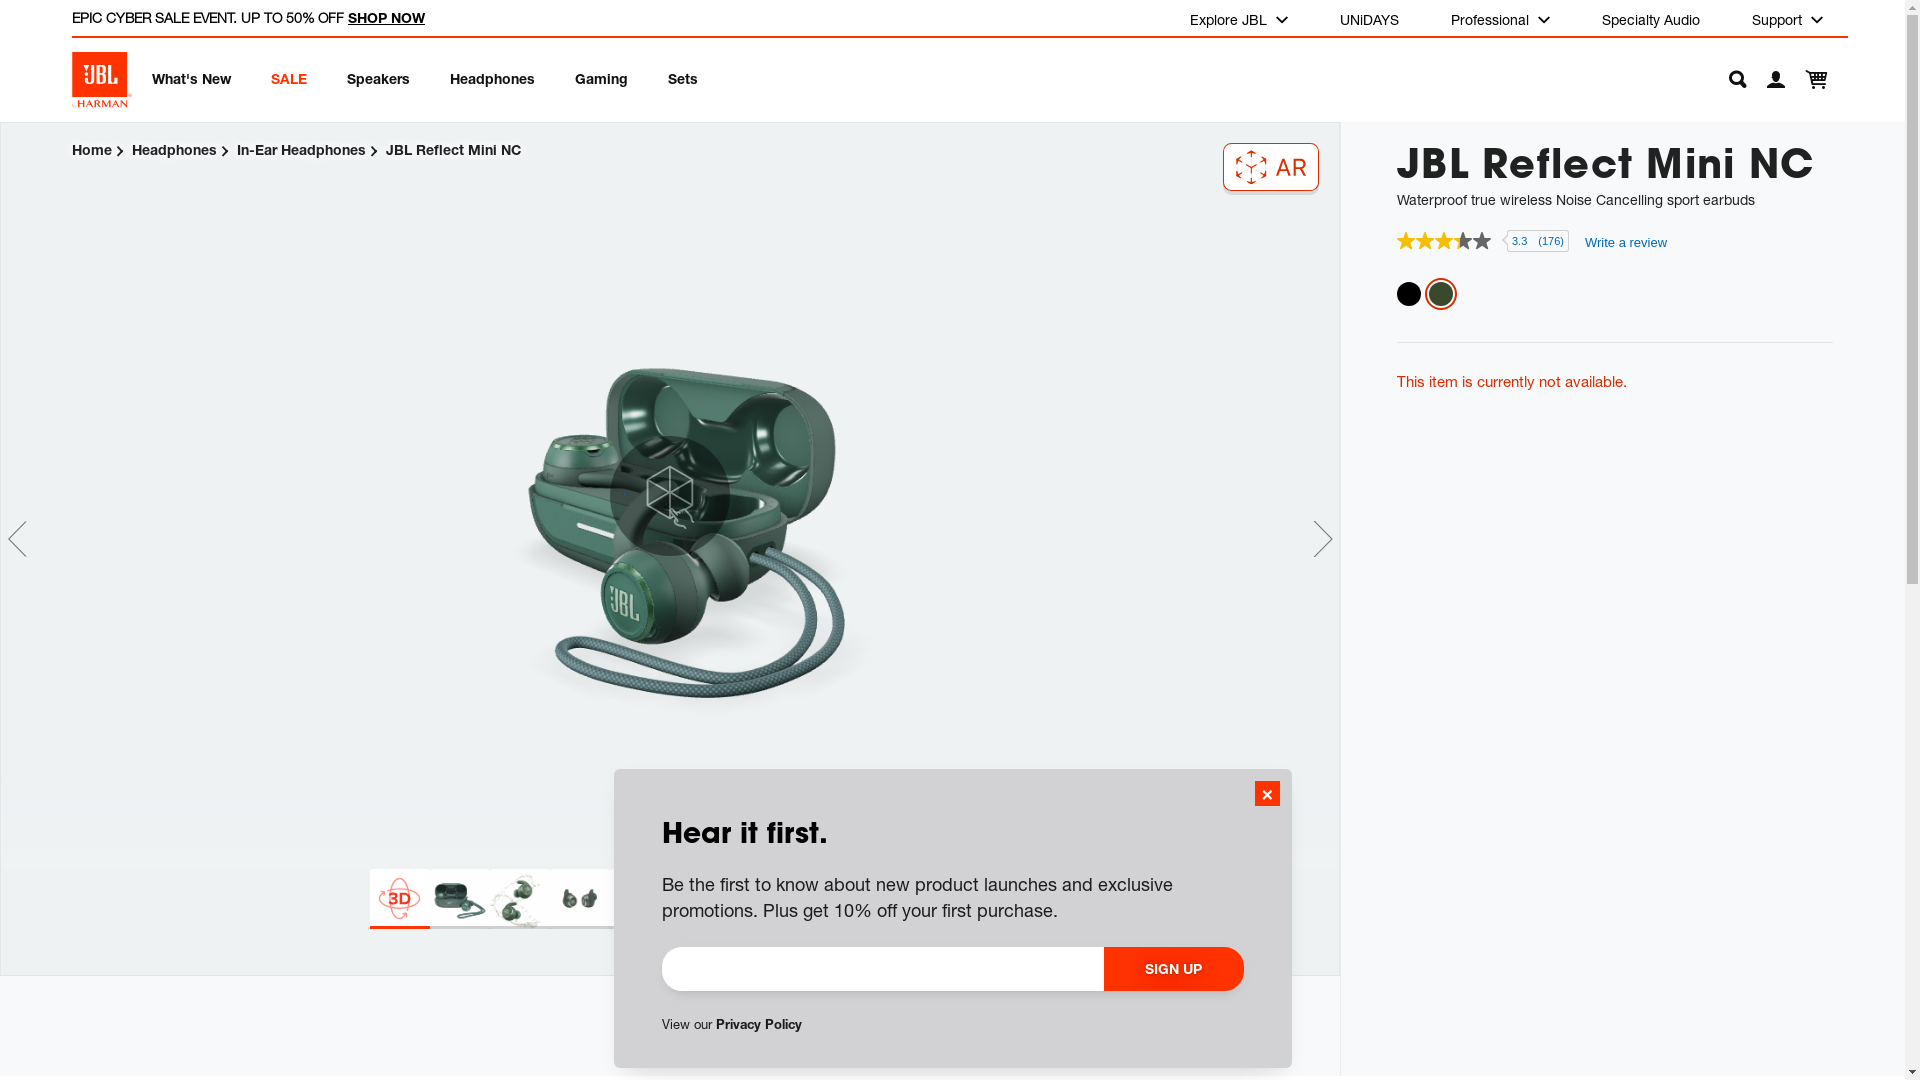 This screenshot has height=1080, width=1920. What do you see at coordinates (131, 149) in the screenshot?
I see `'Headphones'` at bounding box center [131, 149].